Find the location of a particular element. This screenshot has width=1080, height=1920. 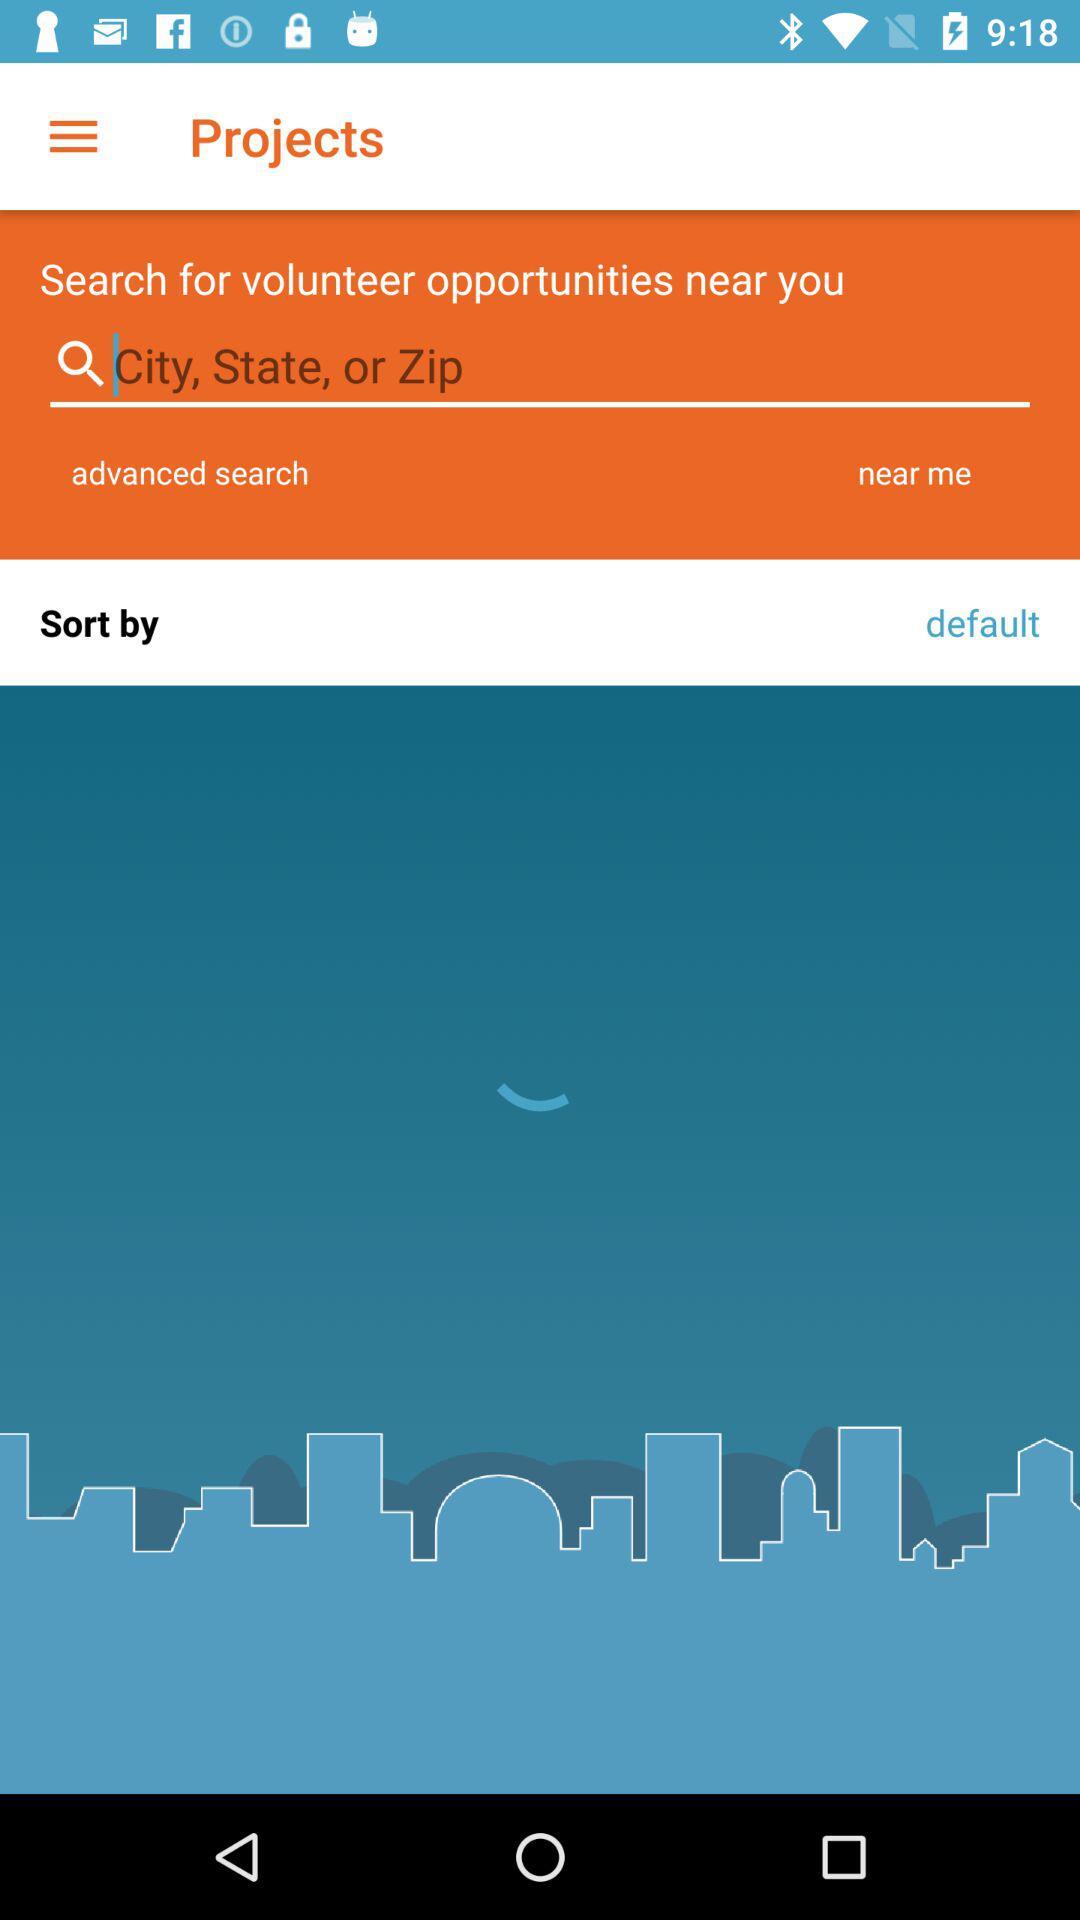

icon above the default item is located at coordinates (914, 471).